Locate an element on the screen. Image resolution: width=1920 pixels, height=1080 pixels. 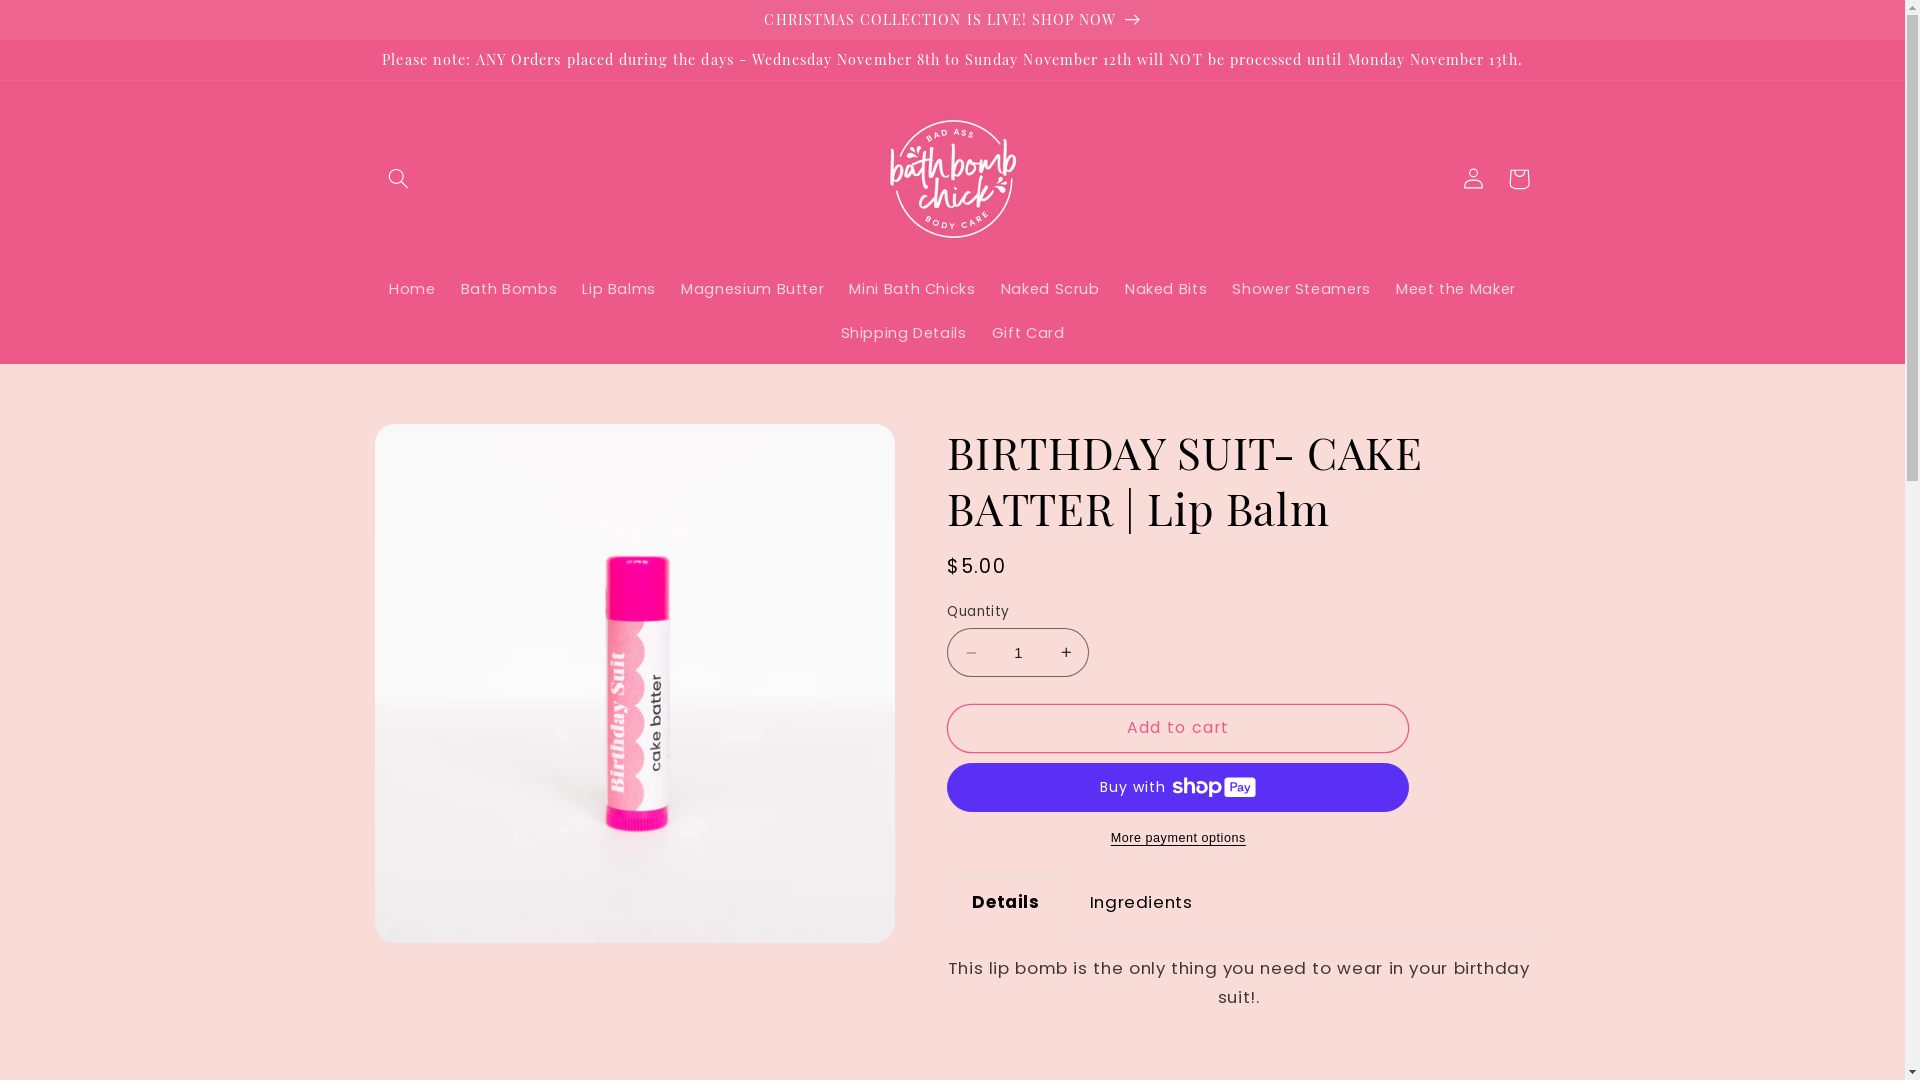
'Magnesium Butter' is located at coordinates (668, 289).